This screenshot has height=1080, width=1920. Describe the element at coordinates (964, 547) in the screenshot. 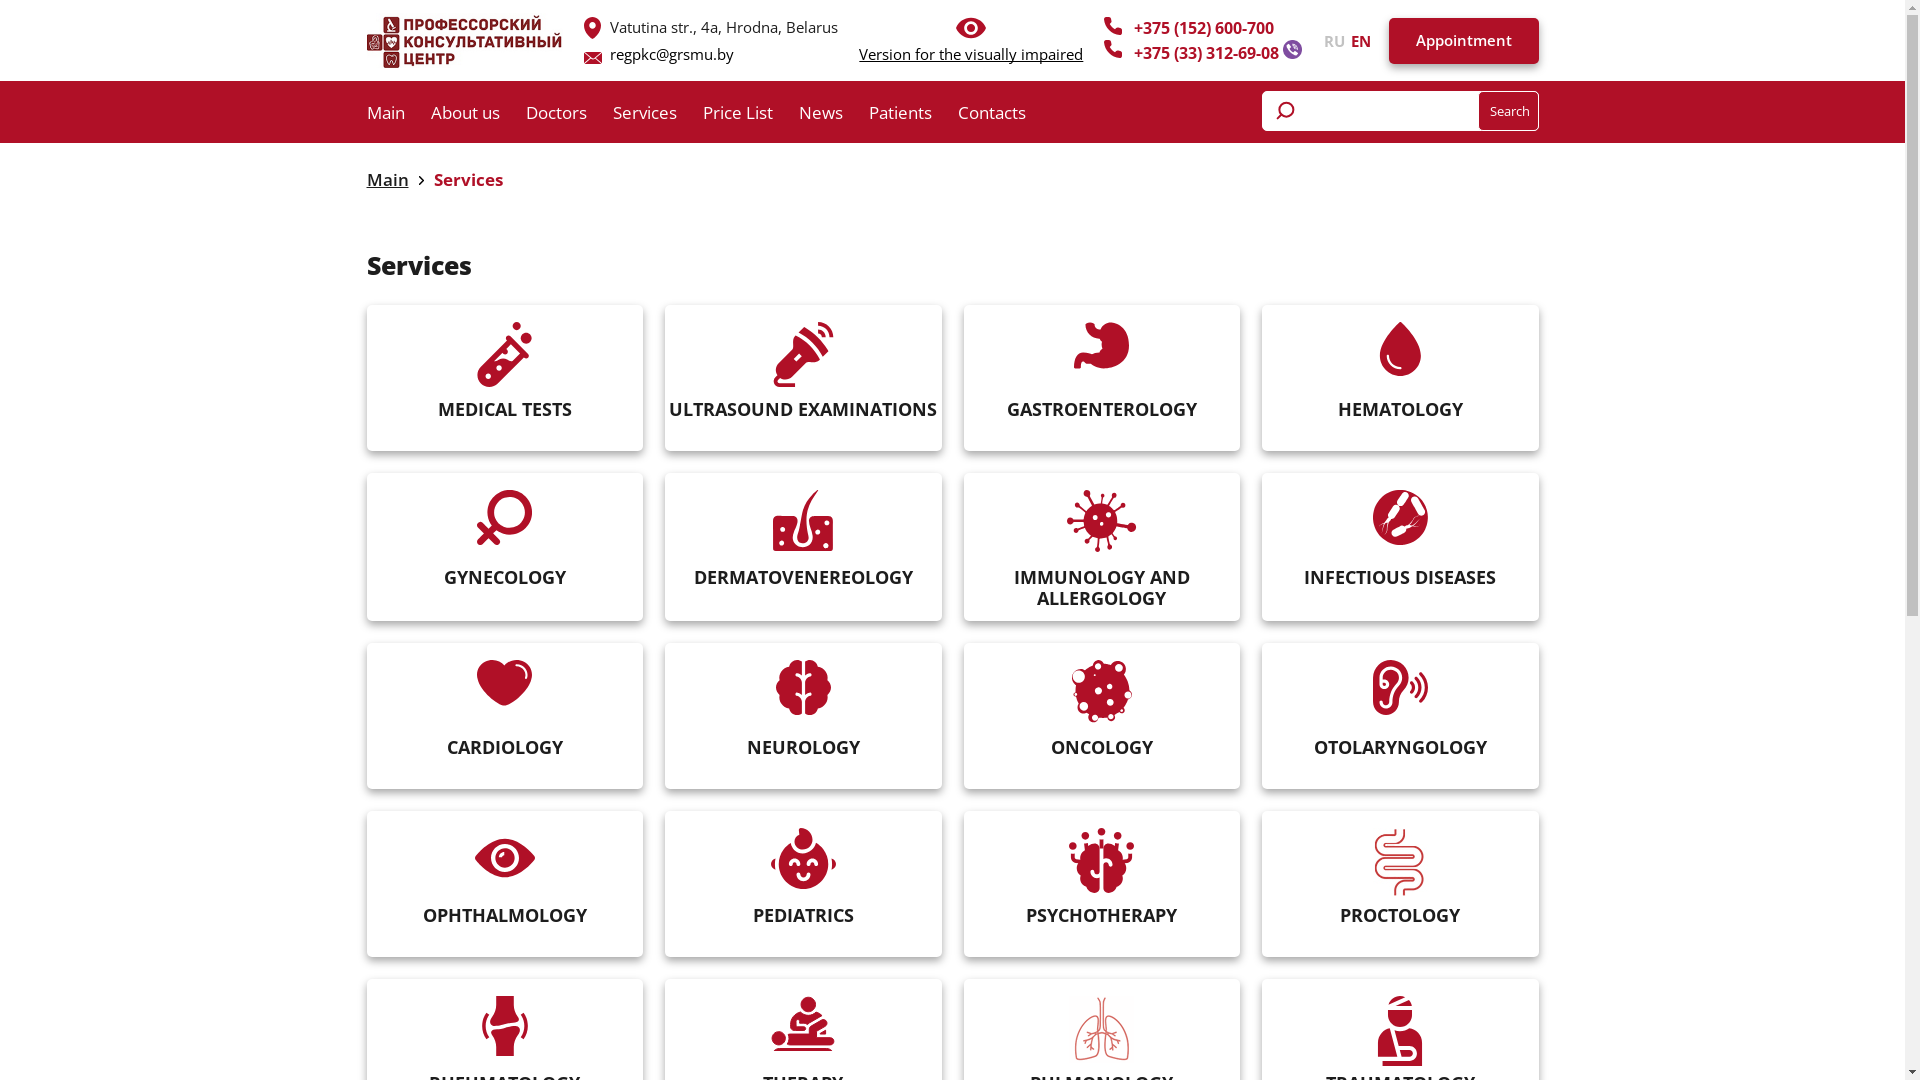

I see `'IMMUNOLOGY AND ALLERGOLOGY'` at that location.